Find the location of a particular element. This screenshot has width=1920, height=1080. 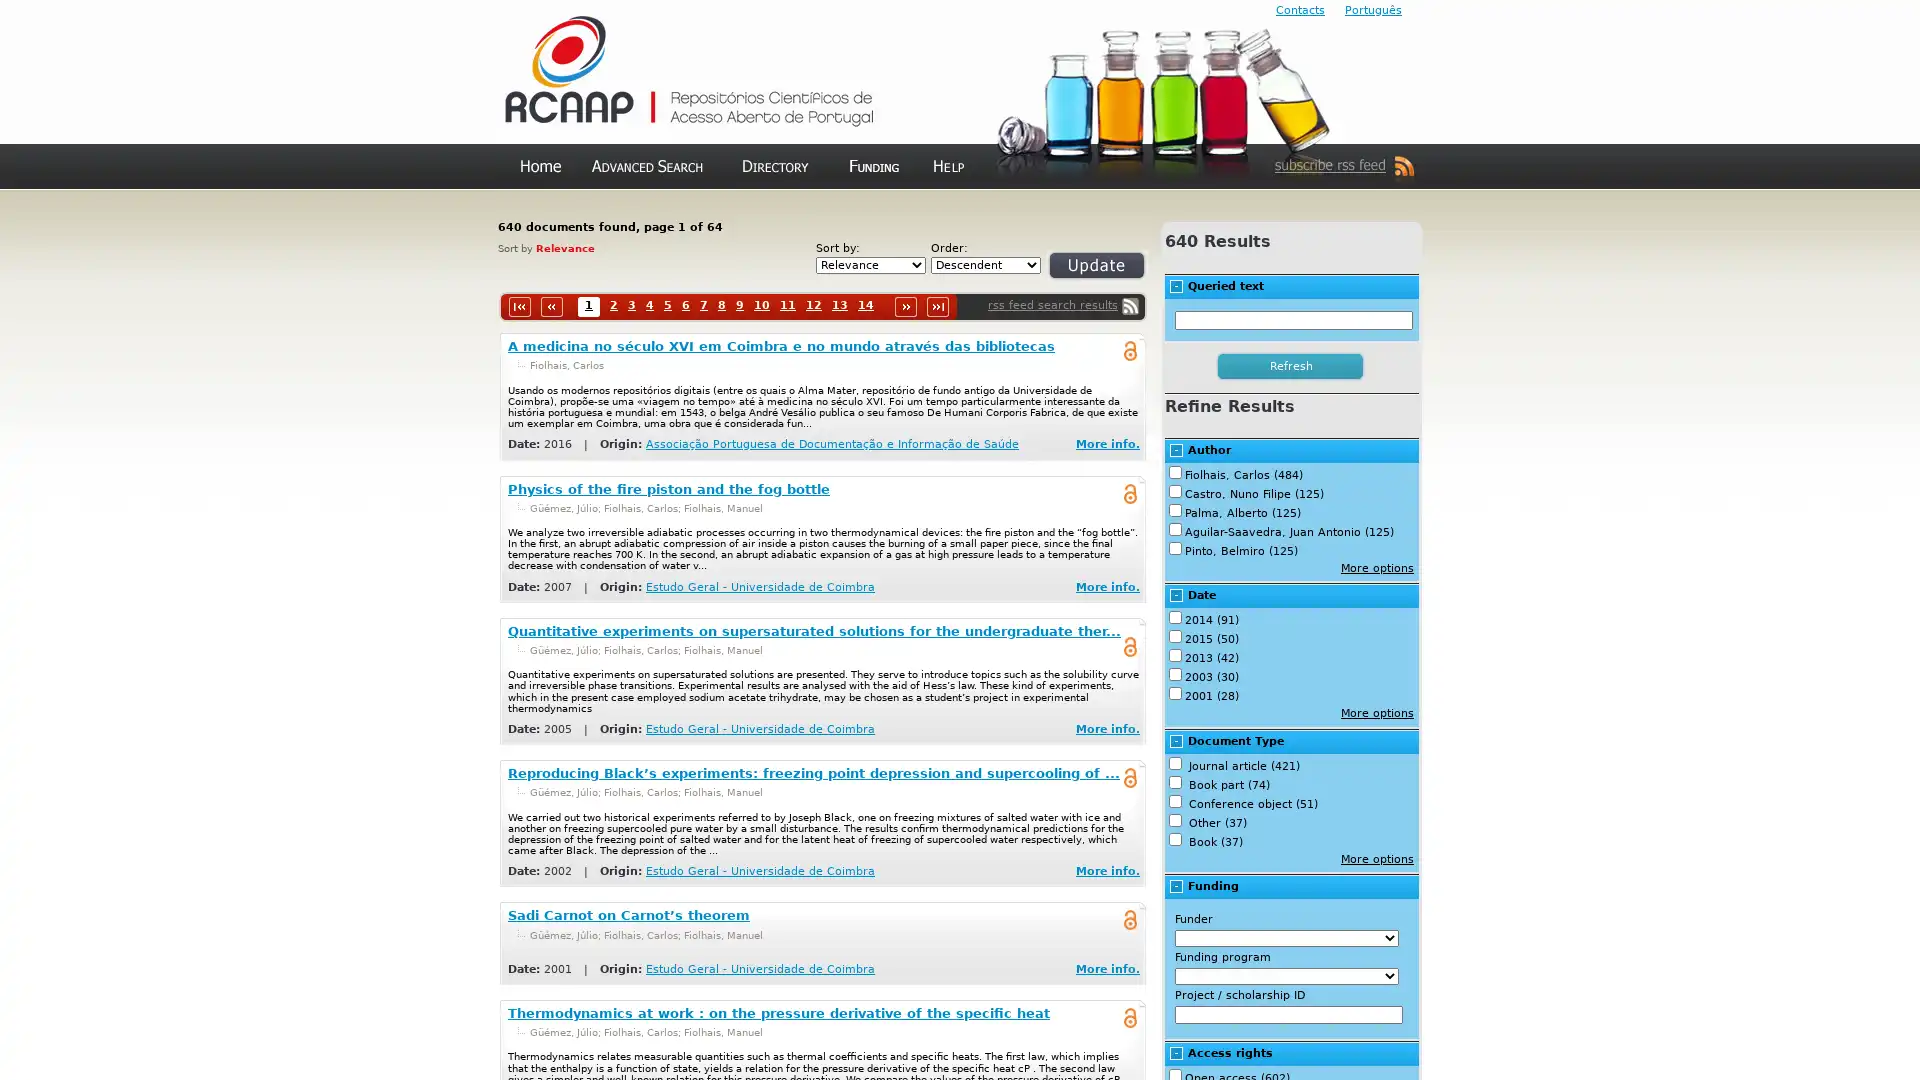

Refresh is located at coordinates (1072, 273).